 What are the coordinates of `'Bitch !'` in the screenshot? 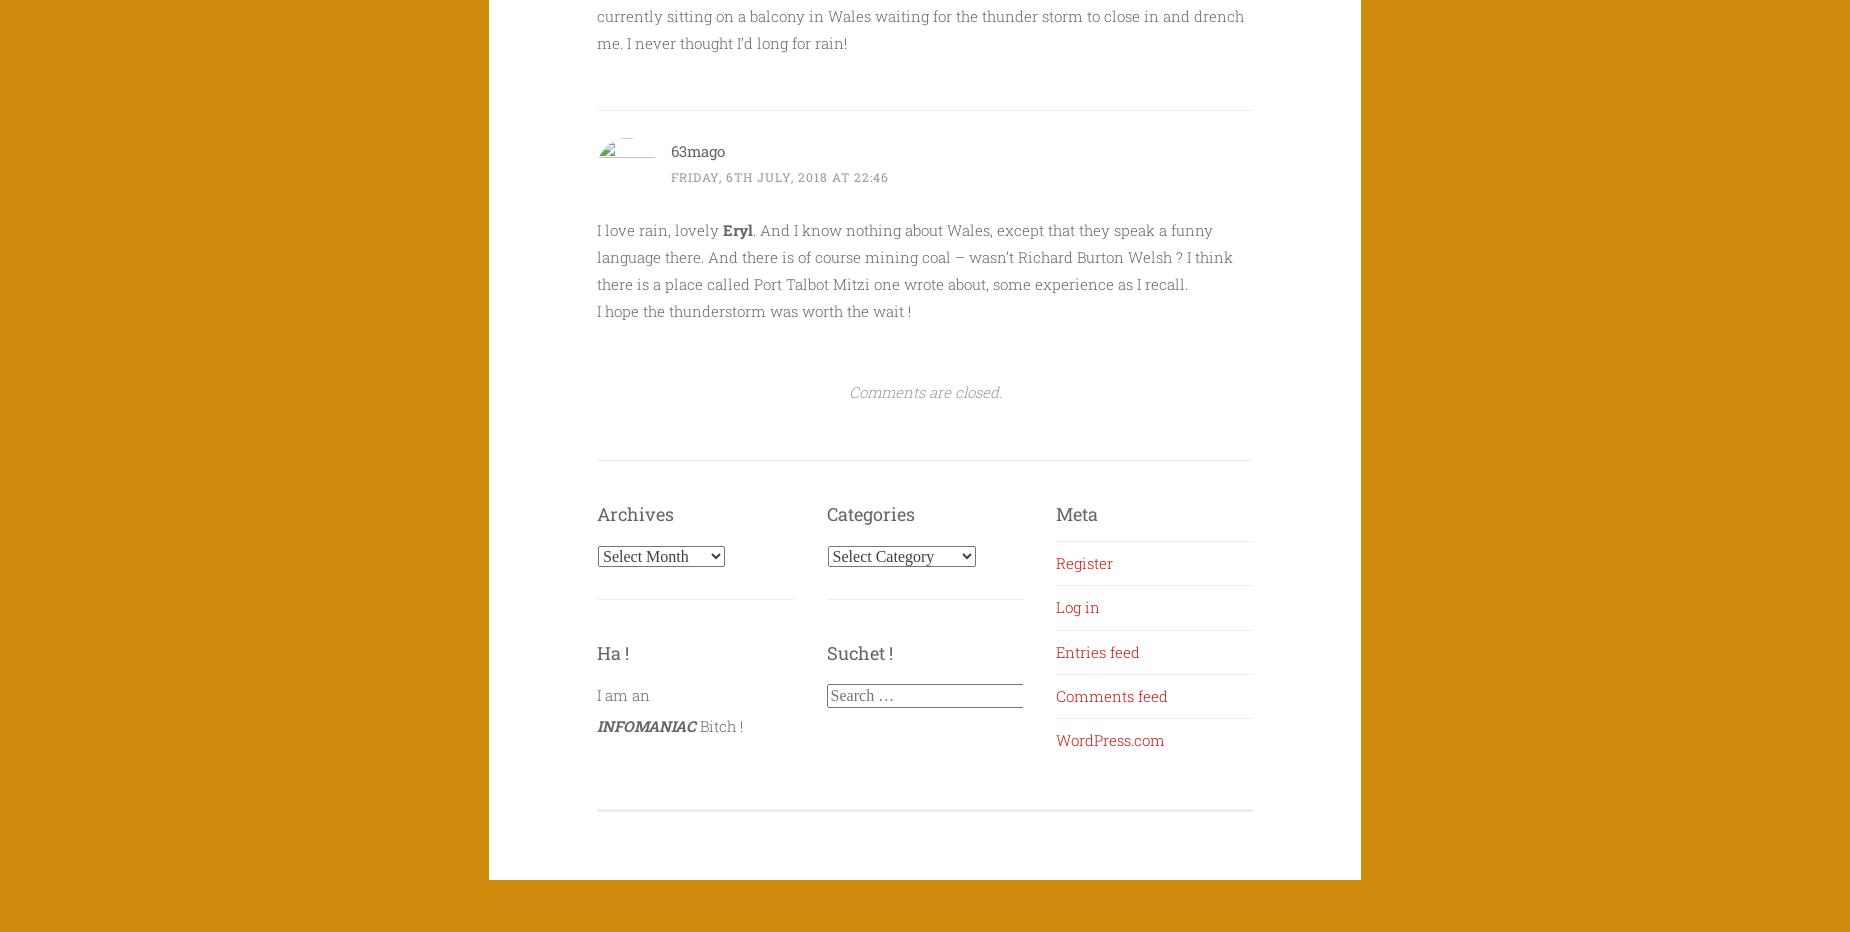 It's located at (719, 725).